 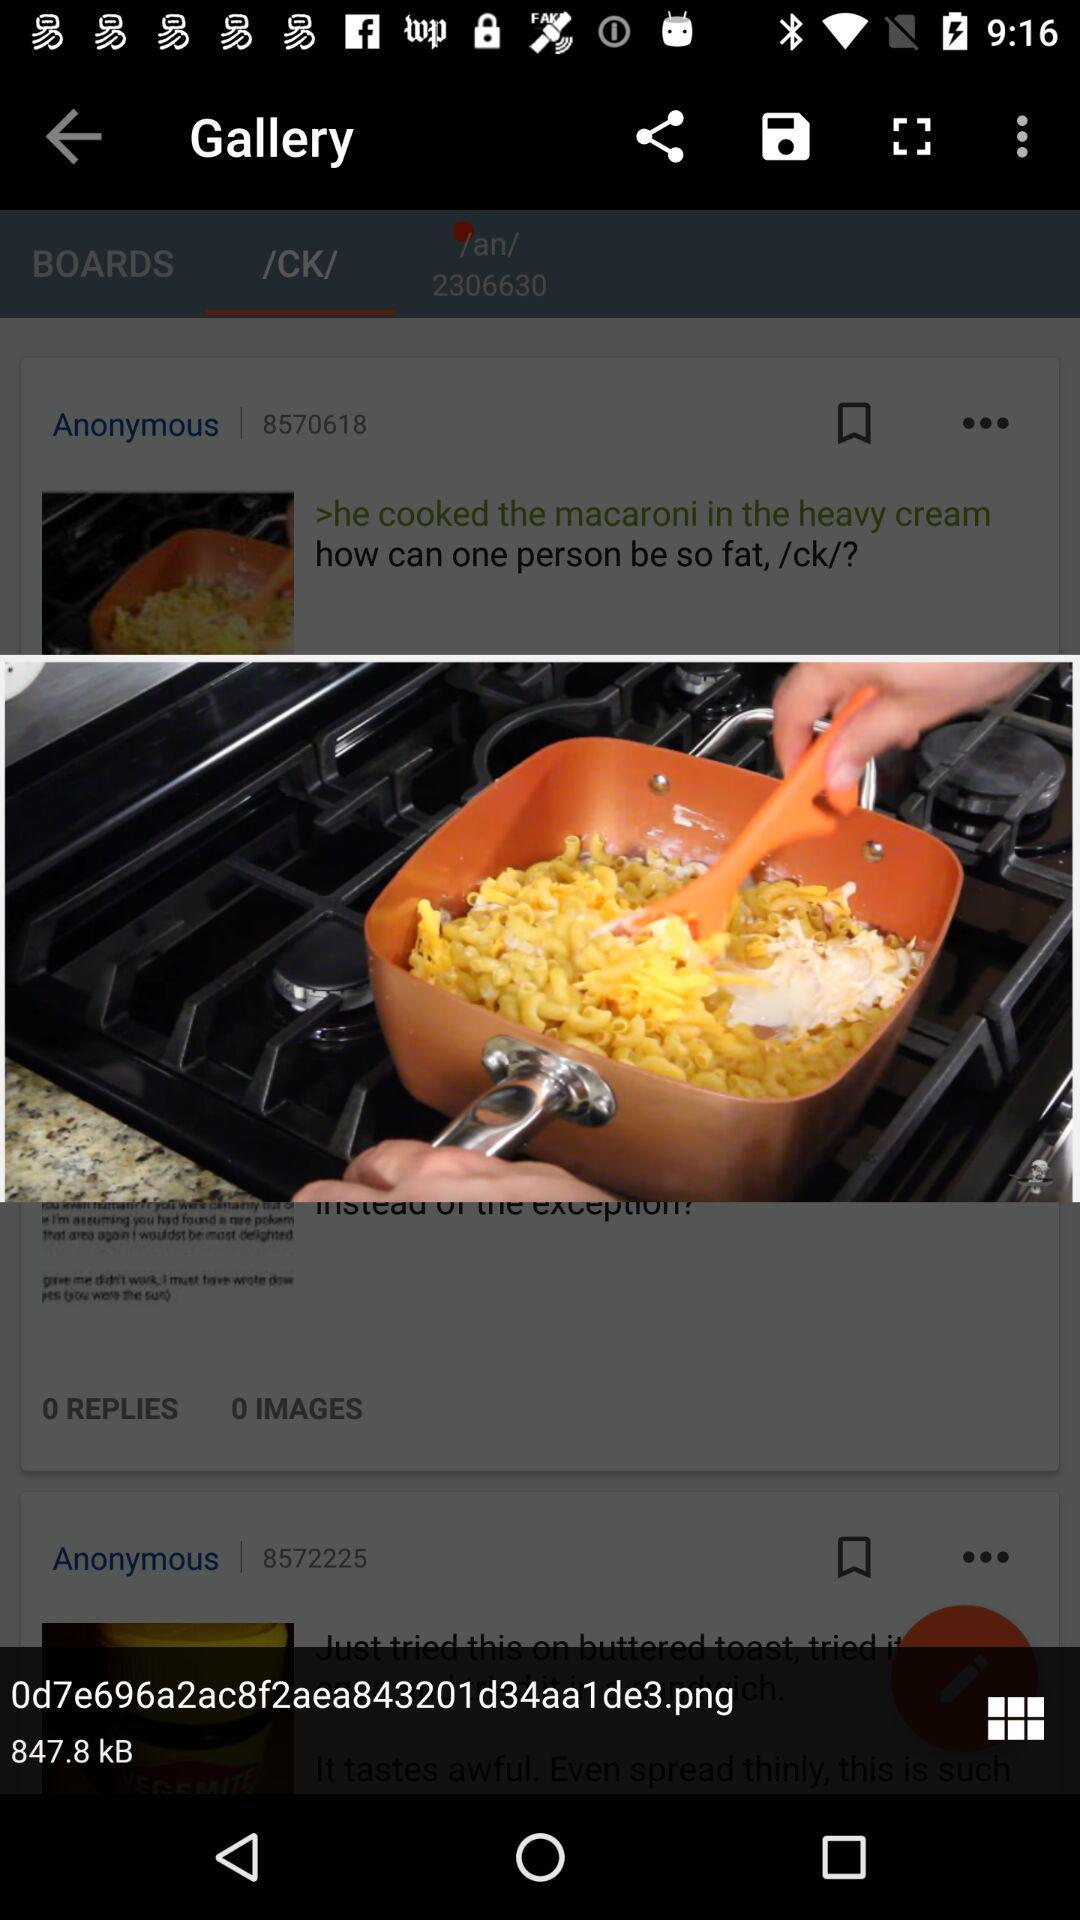 What do you see at coordinates (1014, 1719) in the screenshot?
I see `the dashboard icon` at bounding box center [1014, 1719].